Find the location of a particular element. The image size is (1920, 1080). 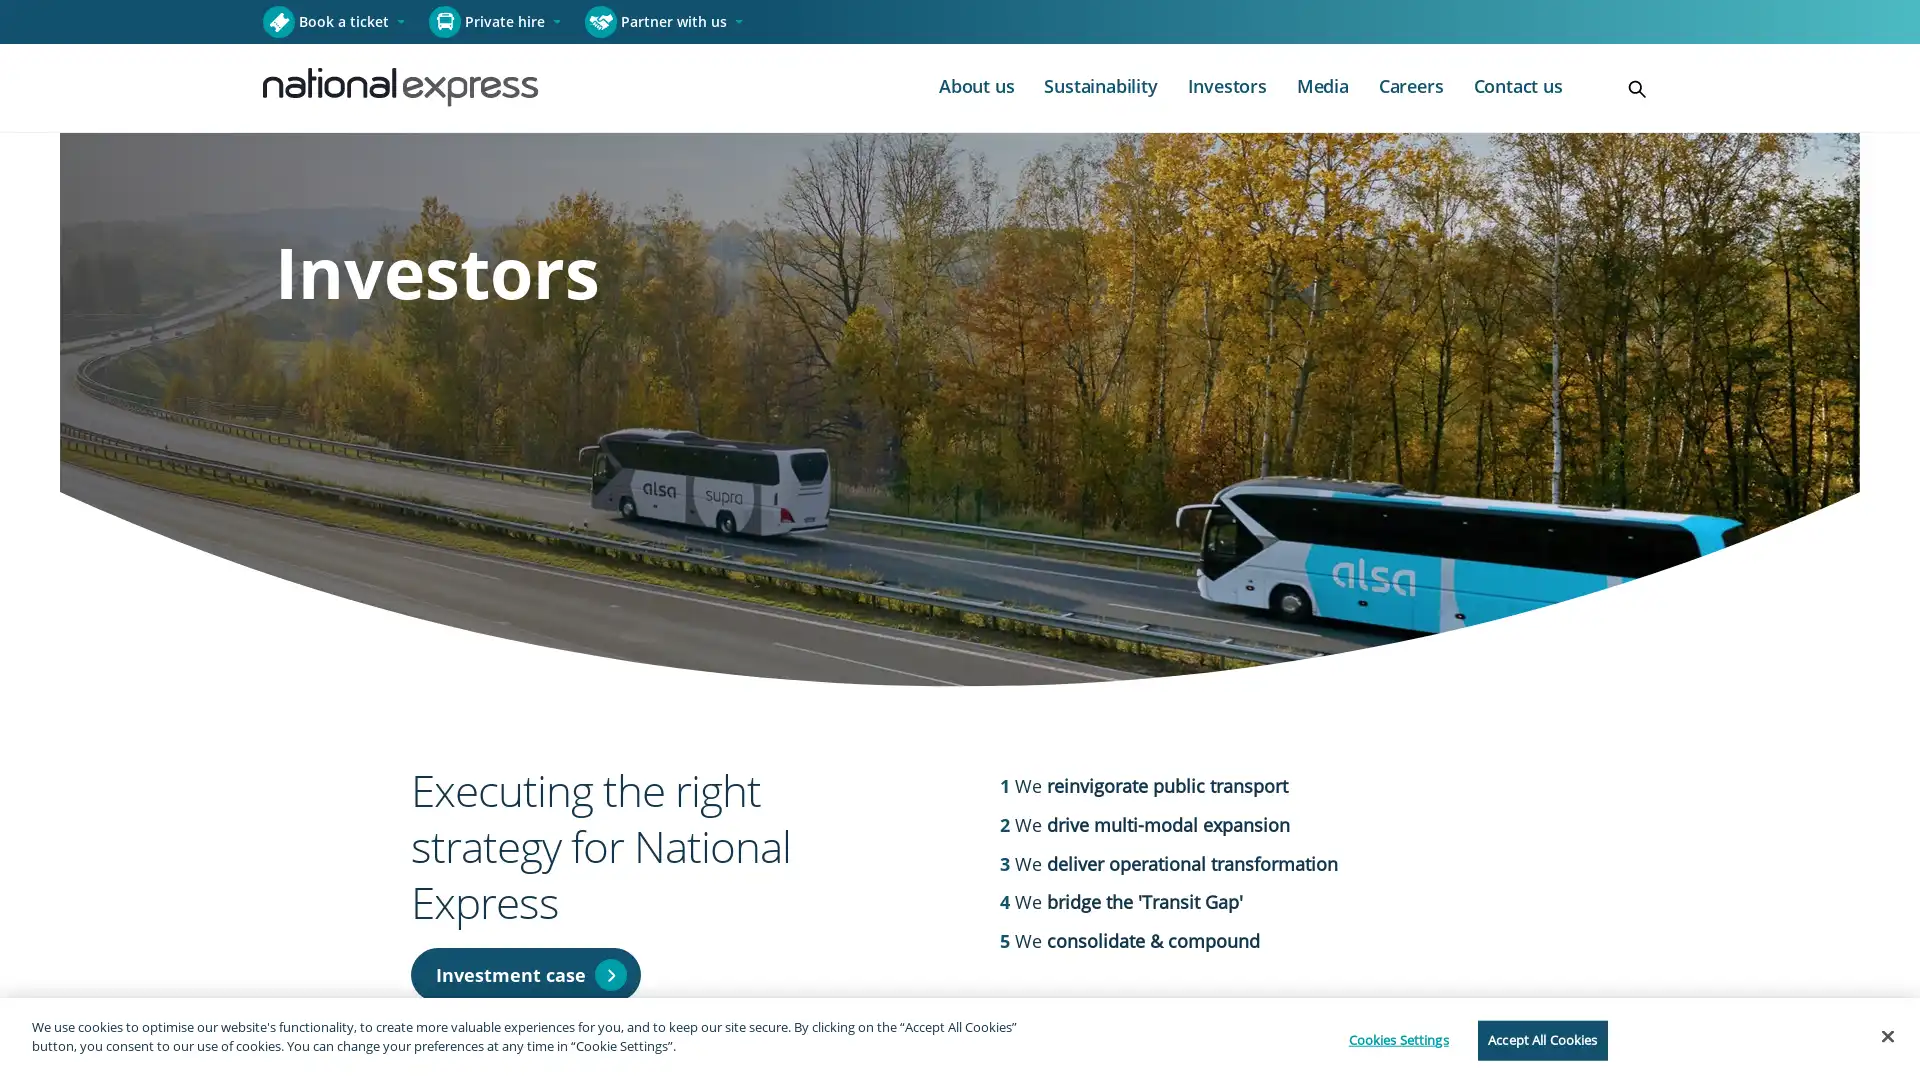

Close is located at coordinates (1886, 1035).